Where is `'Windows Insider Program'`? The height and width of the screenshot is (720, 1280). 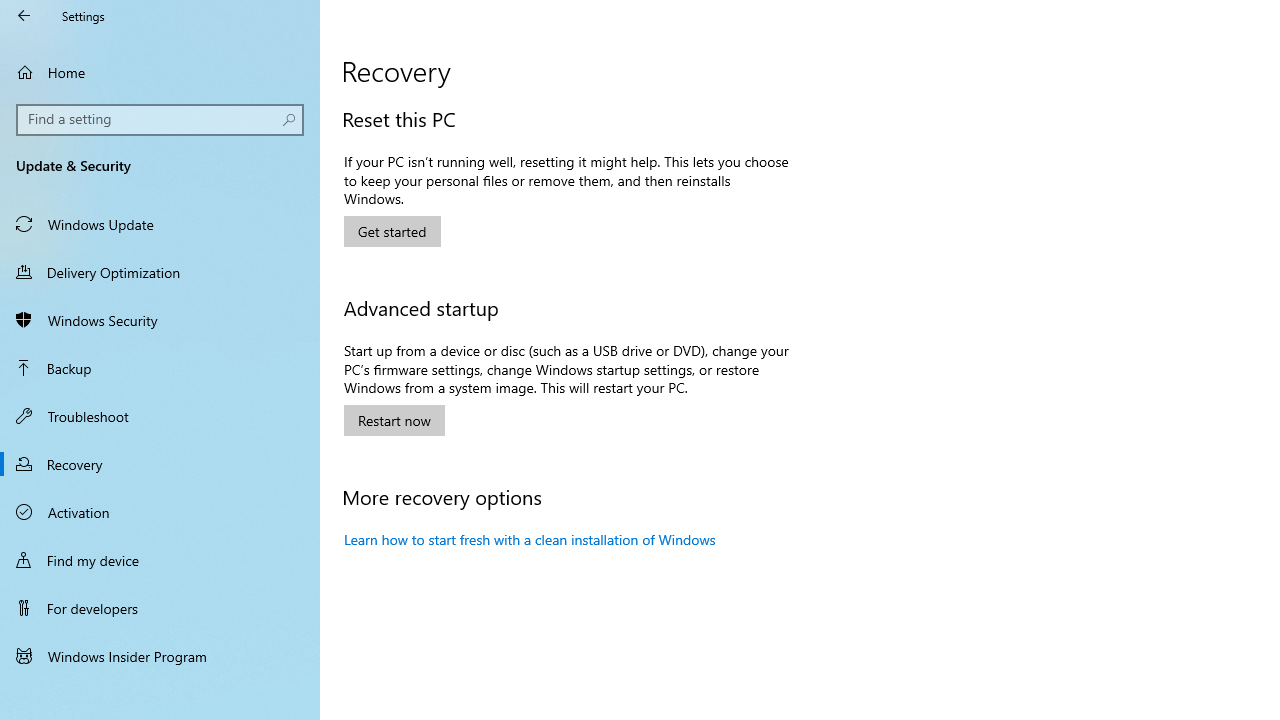 'Windows Insider Program' is located at coordinates (160, 655).